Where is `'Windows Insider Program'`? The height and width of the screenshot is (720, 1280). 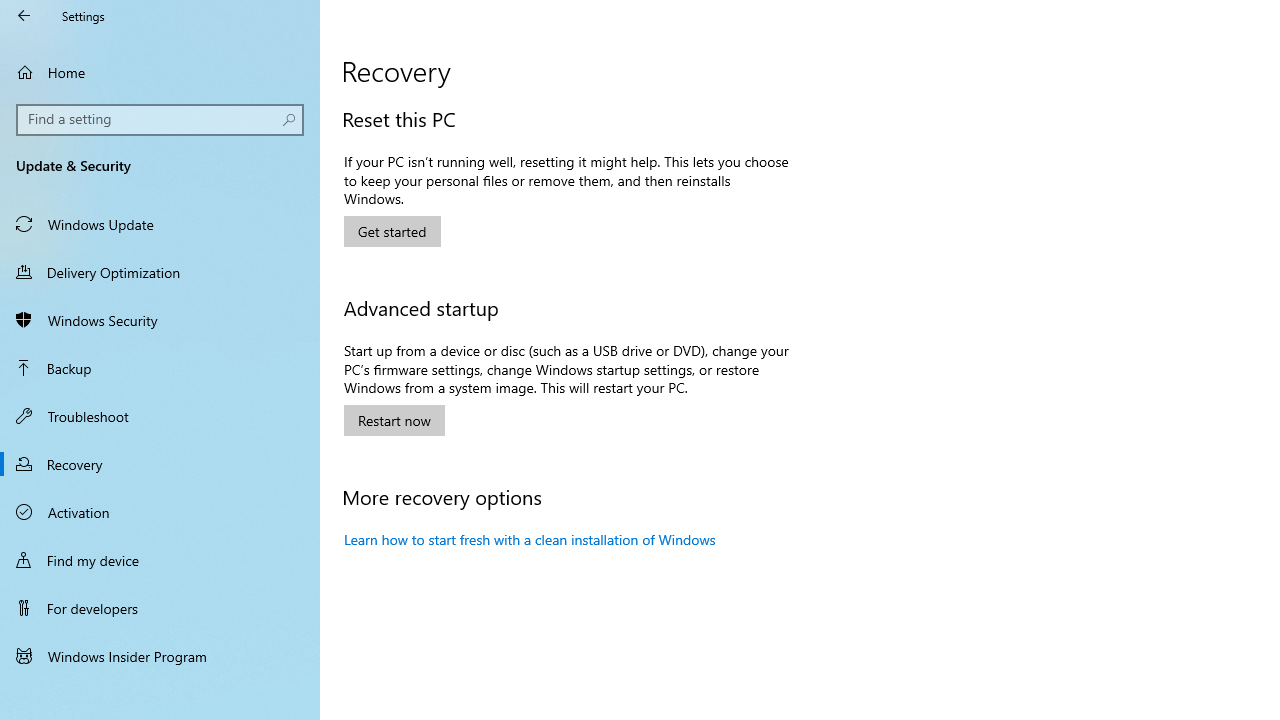 'Windows Insider Program' is located at coordinates (160, 655).